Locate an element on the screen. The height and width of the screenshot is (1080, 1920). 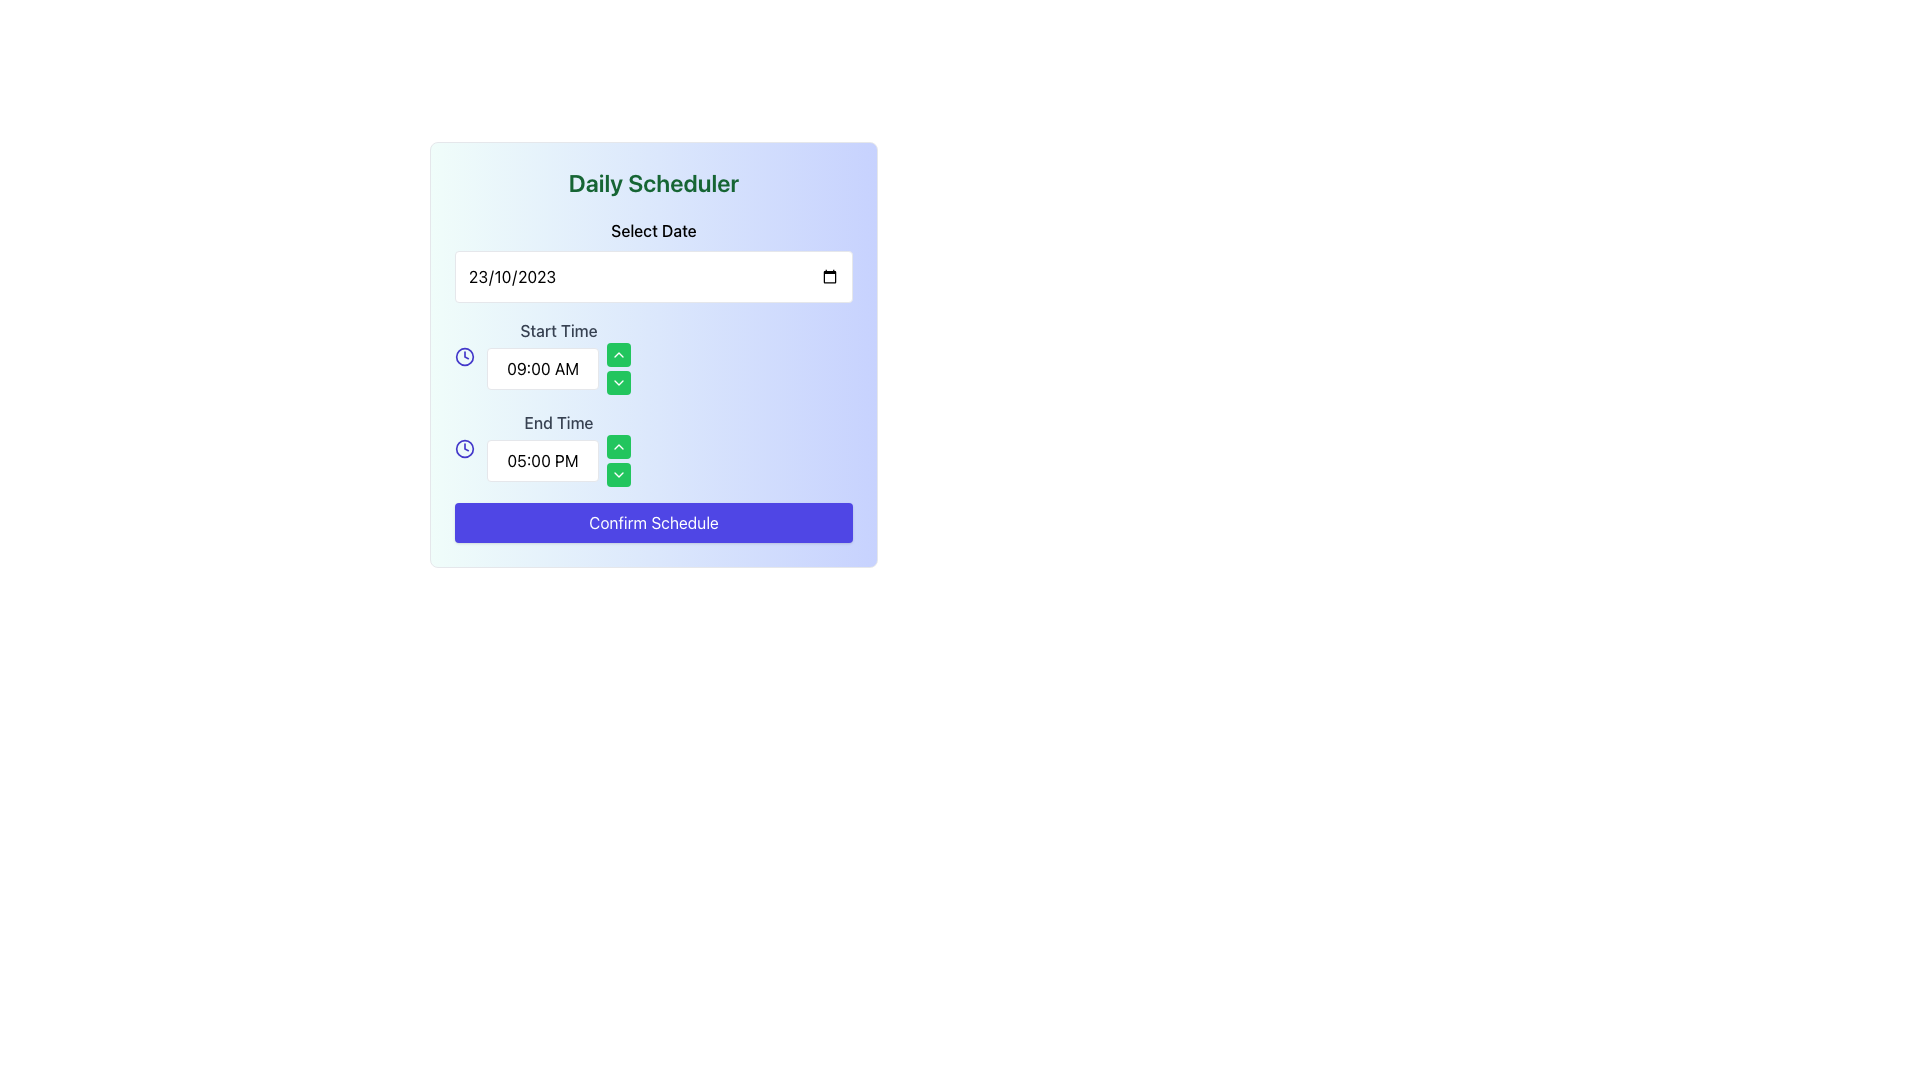
the downward-pointing chevron button in the vertically aligned stepper controls to decrease the start time value in the 'Daily Scheduler' interface is located at coordinates (618, 369).